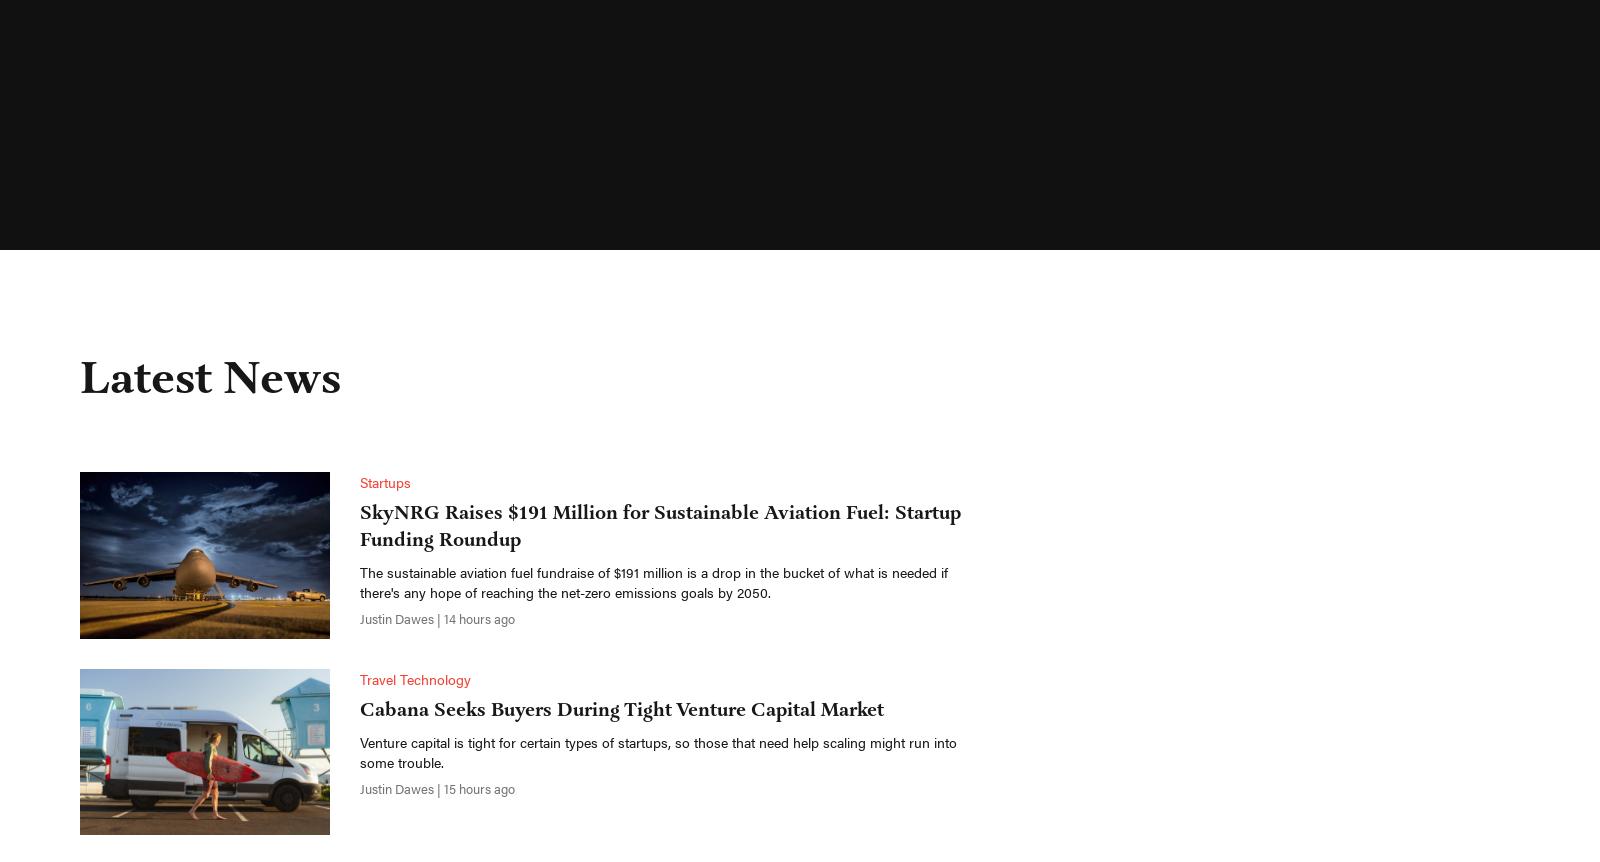 This screenshot has width=1600, height=862. I want to click on 'Research', so click(522, 34).